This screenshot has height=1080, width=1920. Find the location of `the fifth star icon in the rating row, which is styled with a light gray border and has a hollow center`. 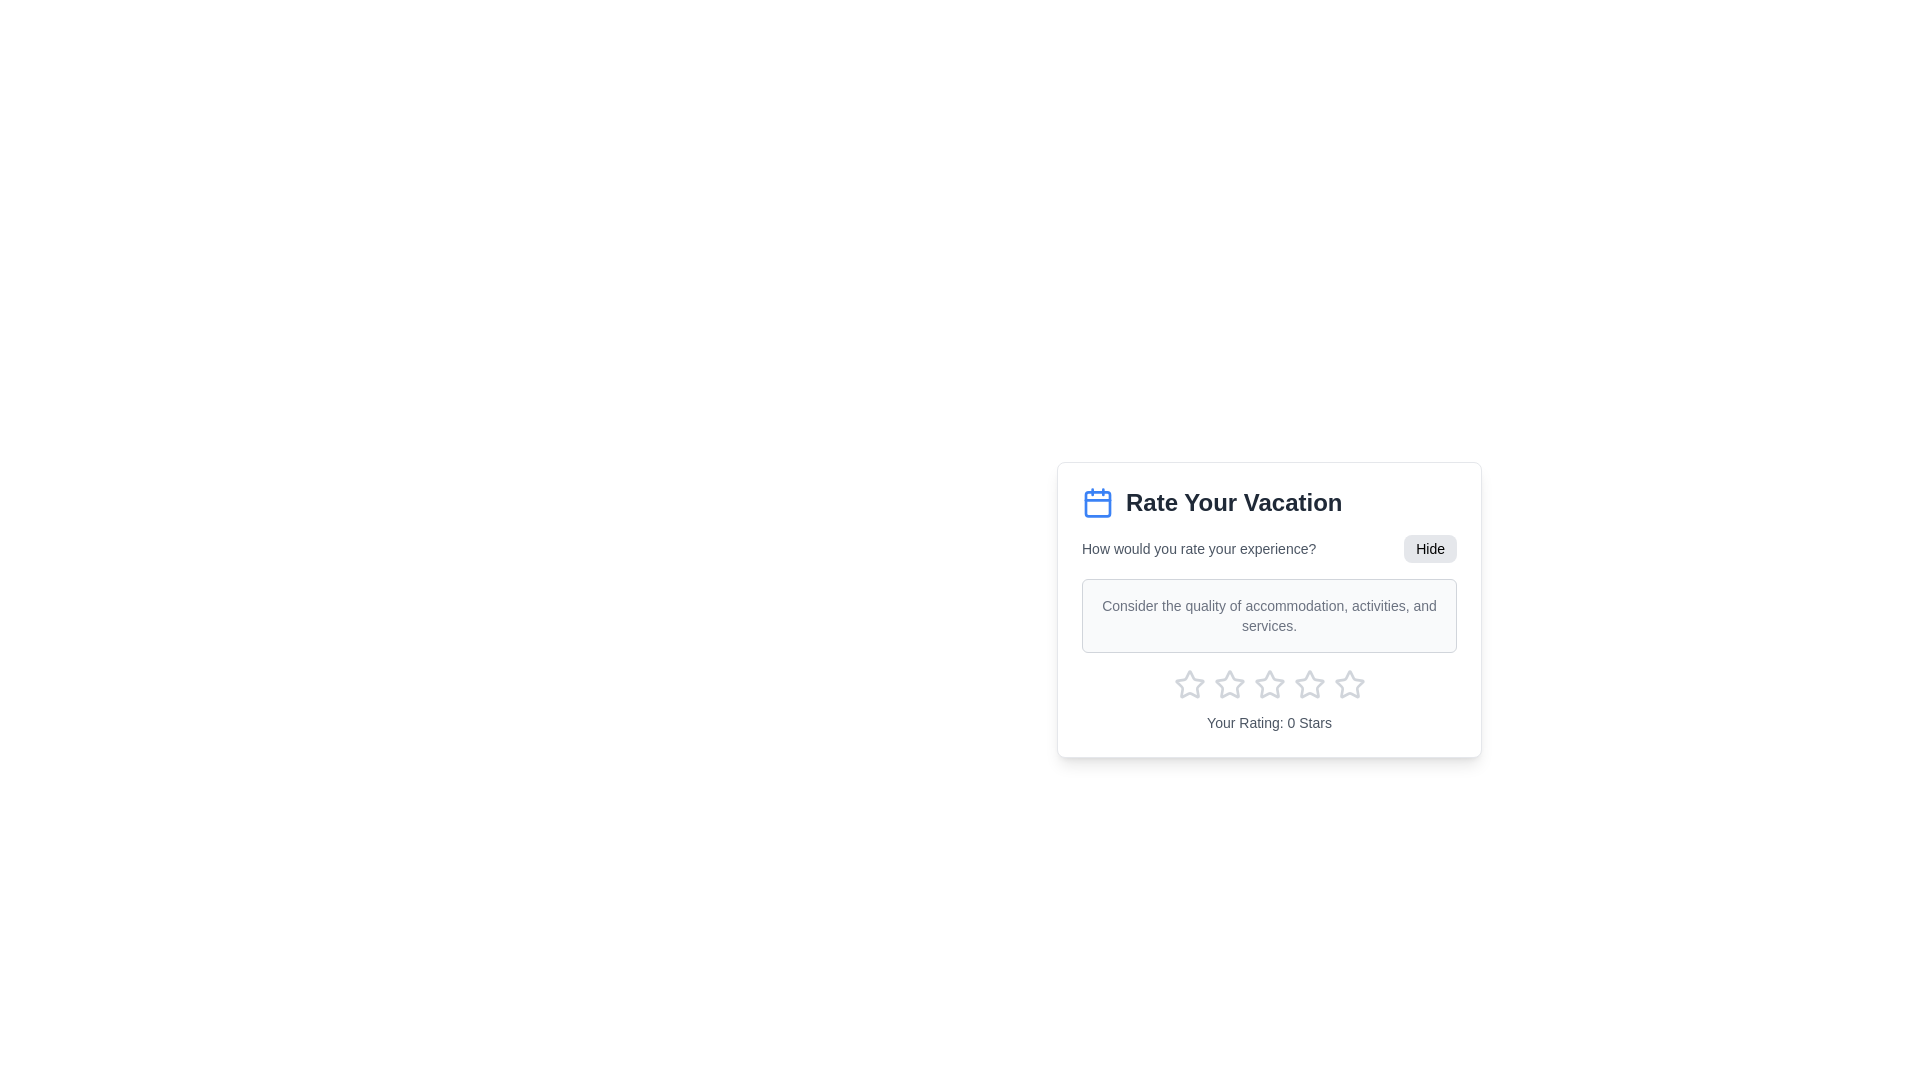

the fifth star icon in the rating row, which is styled with a light gray border and has a hollow center is located at coordinates (1349, 683).